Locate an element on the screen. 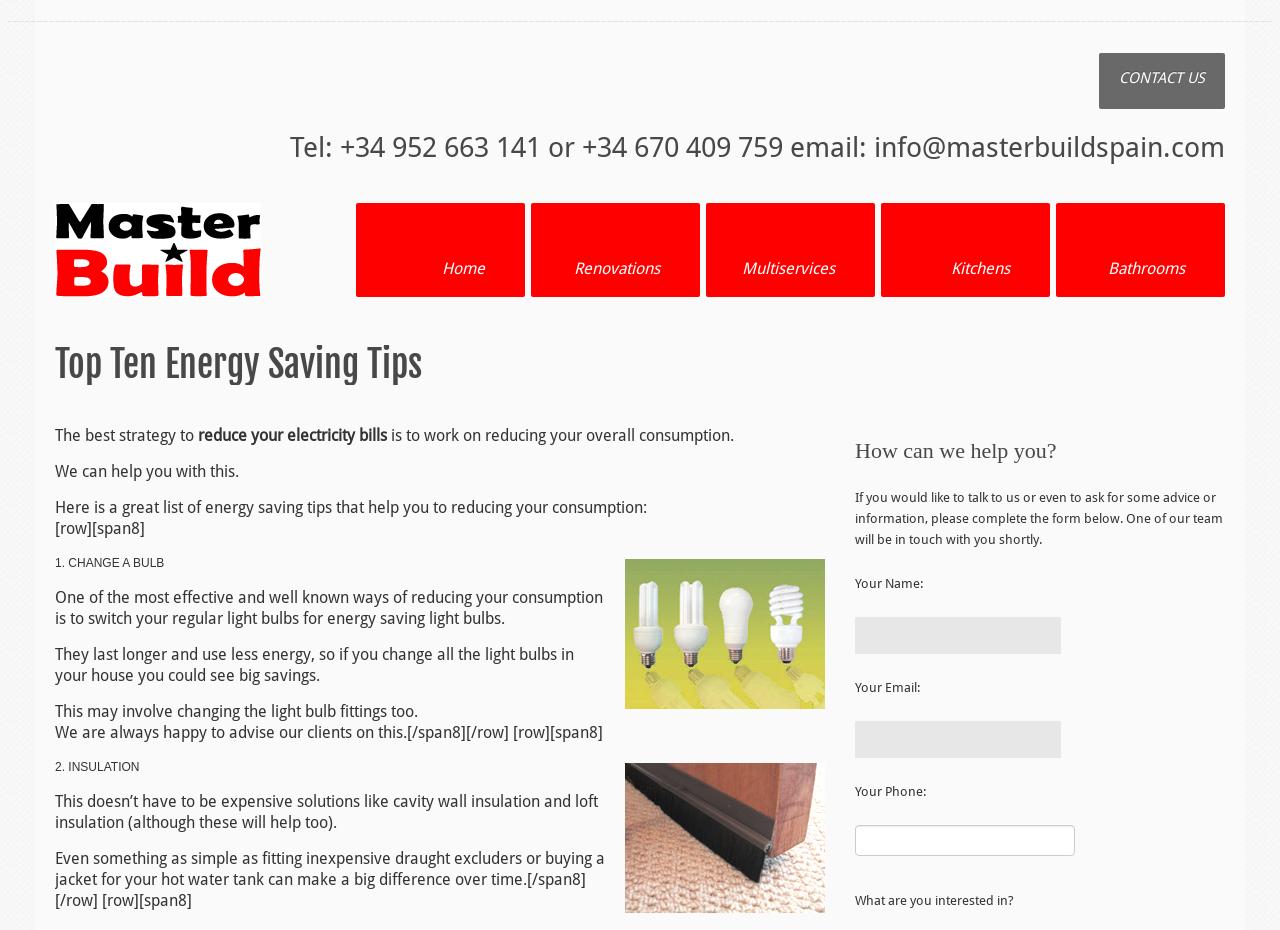  'They last longer and use less energy, so if you change all the light bulbs in your house you could see big savings.' is located at coordinates (313, 663).